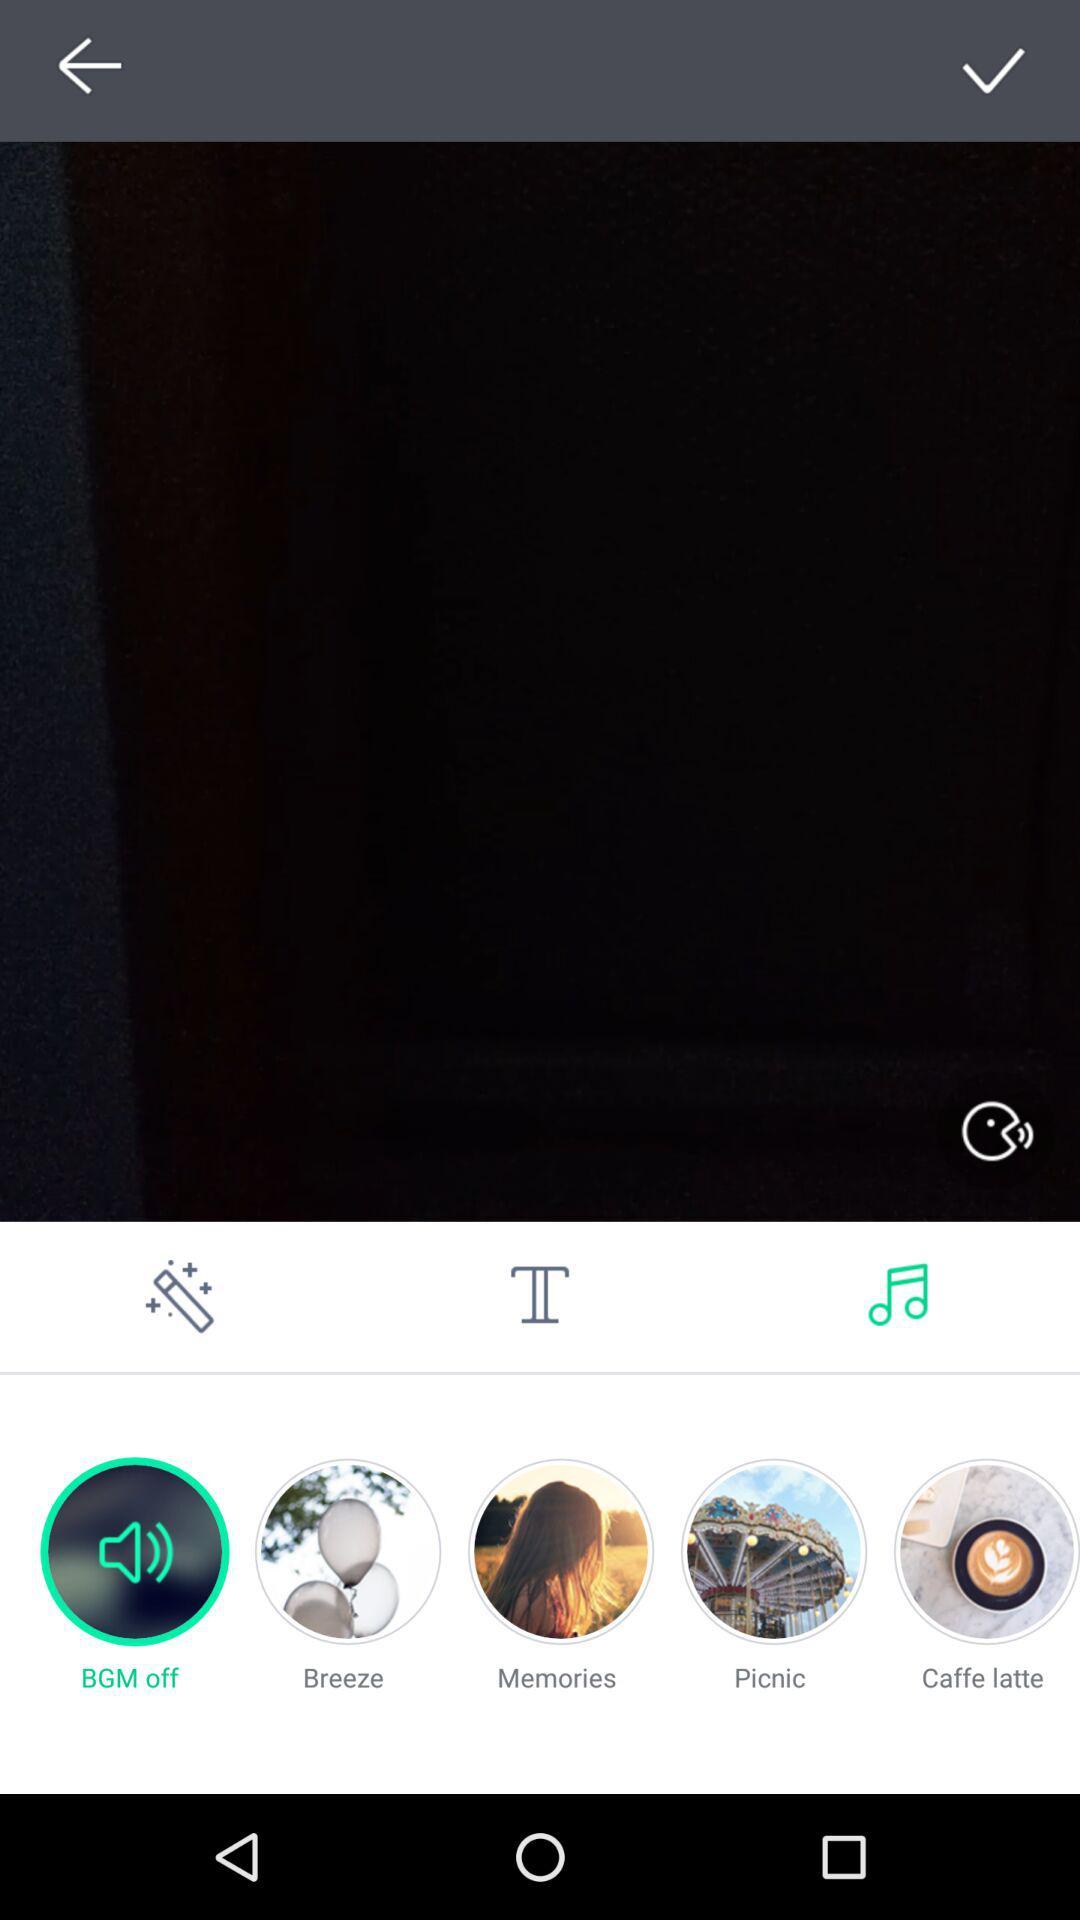 This screenshot has height=1920, width=1080. Describe the element at coordinates (540, 1296) in the screenshot. I see `this icon indicates a text items` at that location.